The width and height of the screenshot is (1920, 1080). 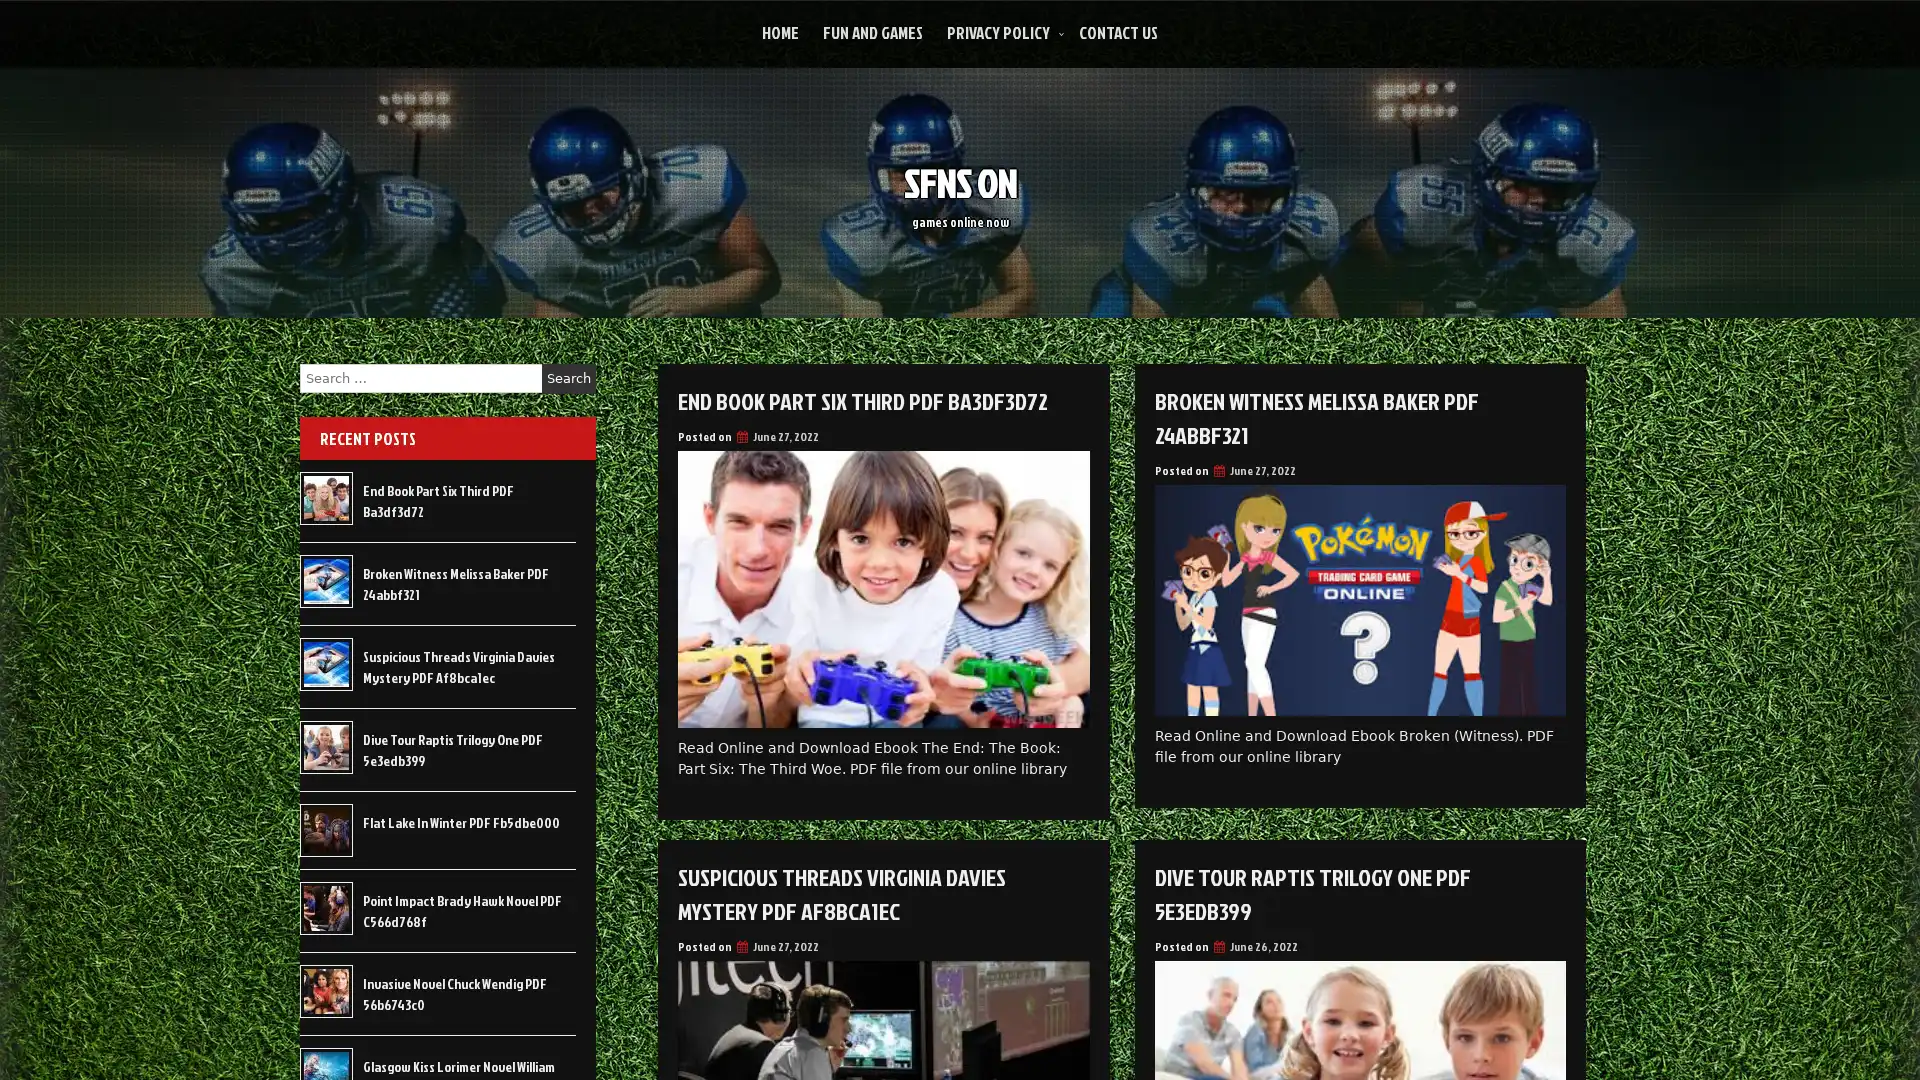 What do you see at coordinates (568, 378) in the screenshot?
I see `Search` at bounding box center [568, 378].